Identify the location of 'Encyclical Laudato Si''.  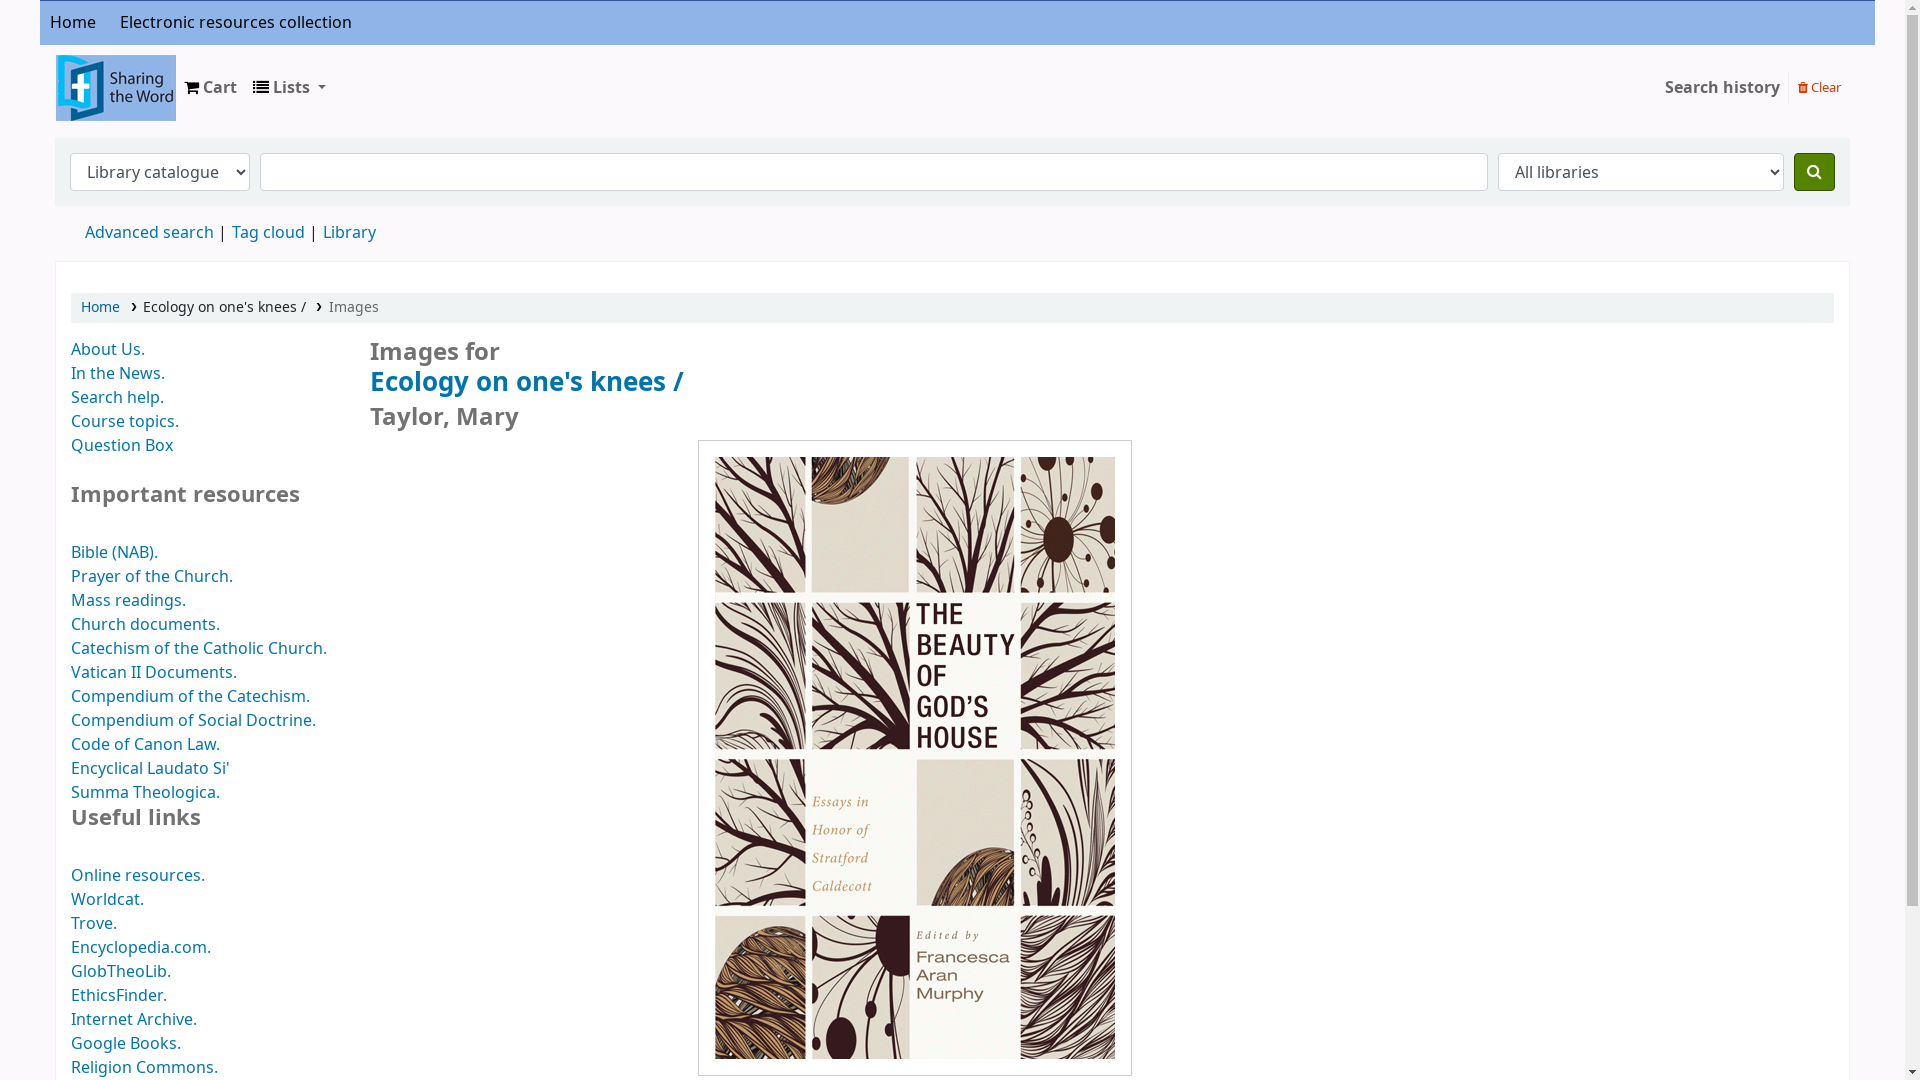
(149, 767).